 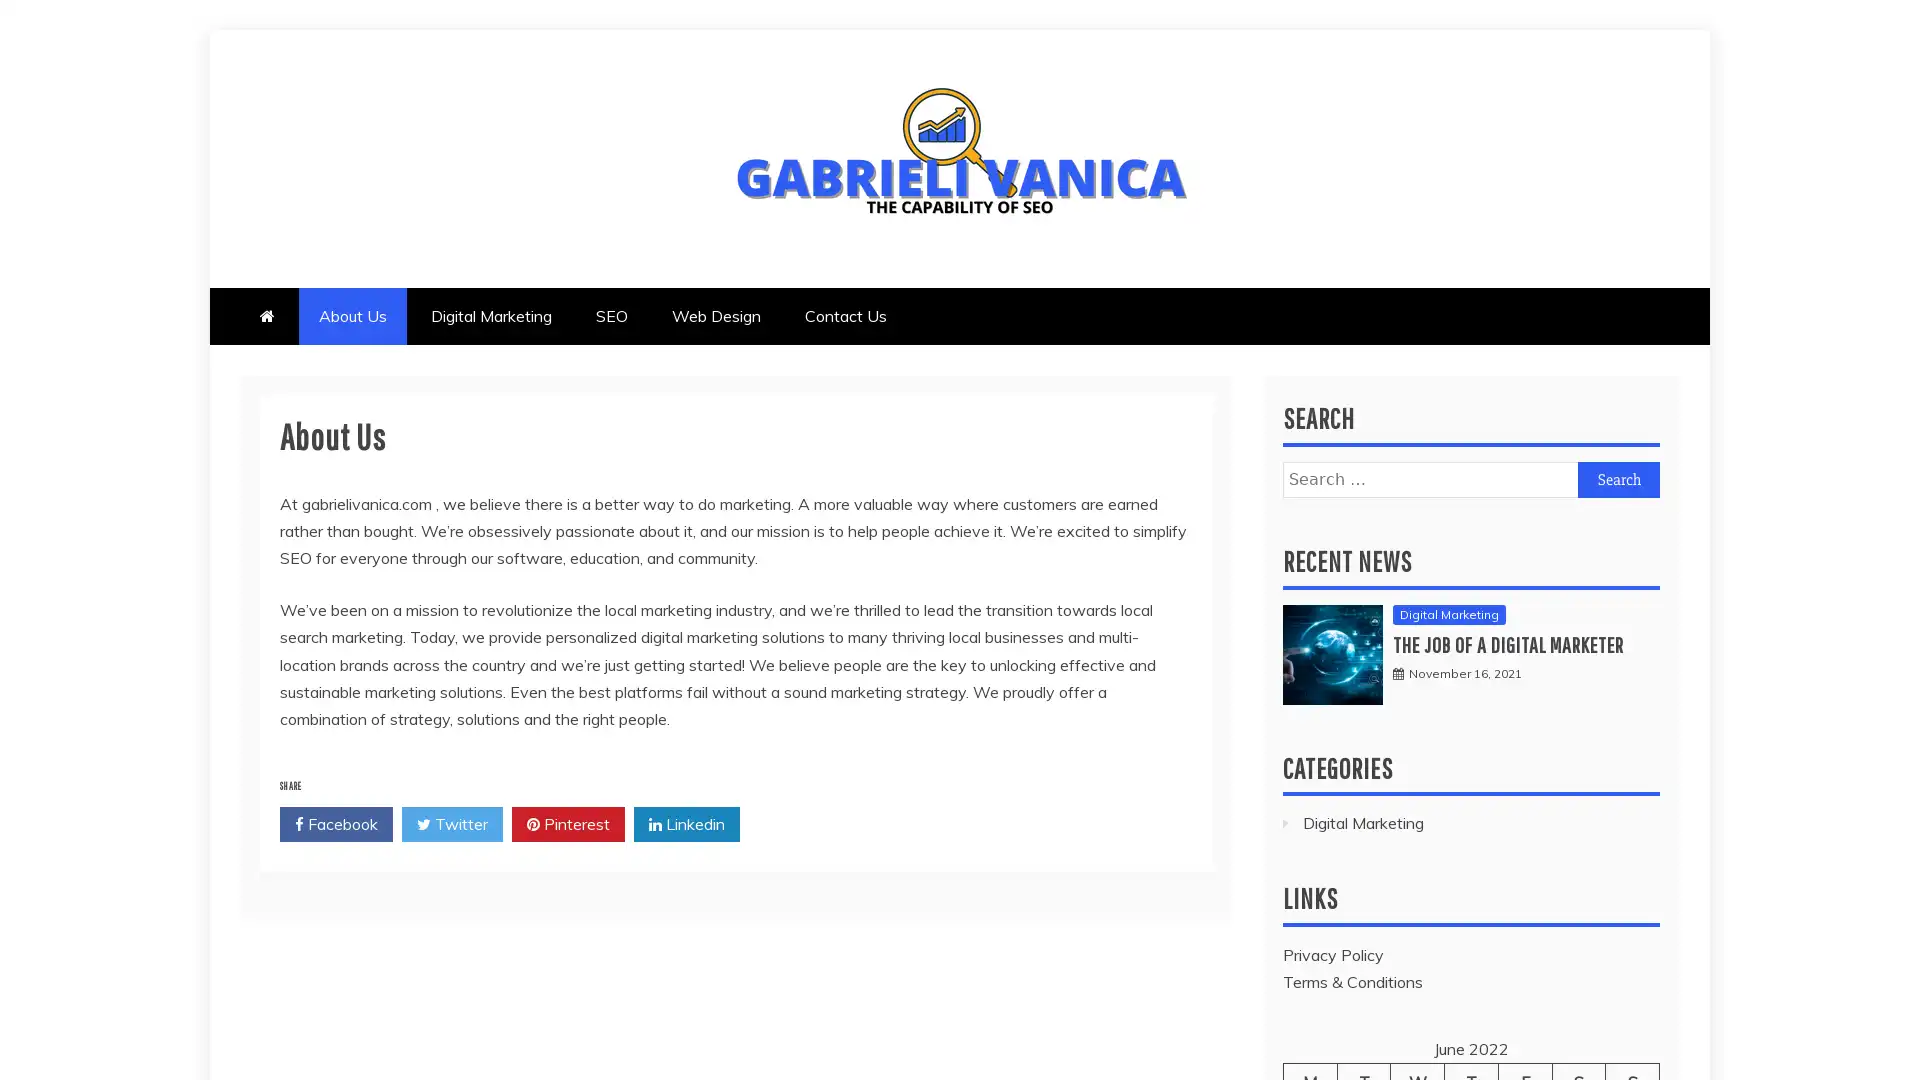 What do you see at coordinates (1618, 478) in the screenshot?
I see `Search` at bounding box center [1618, 478].